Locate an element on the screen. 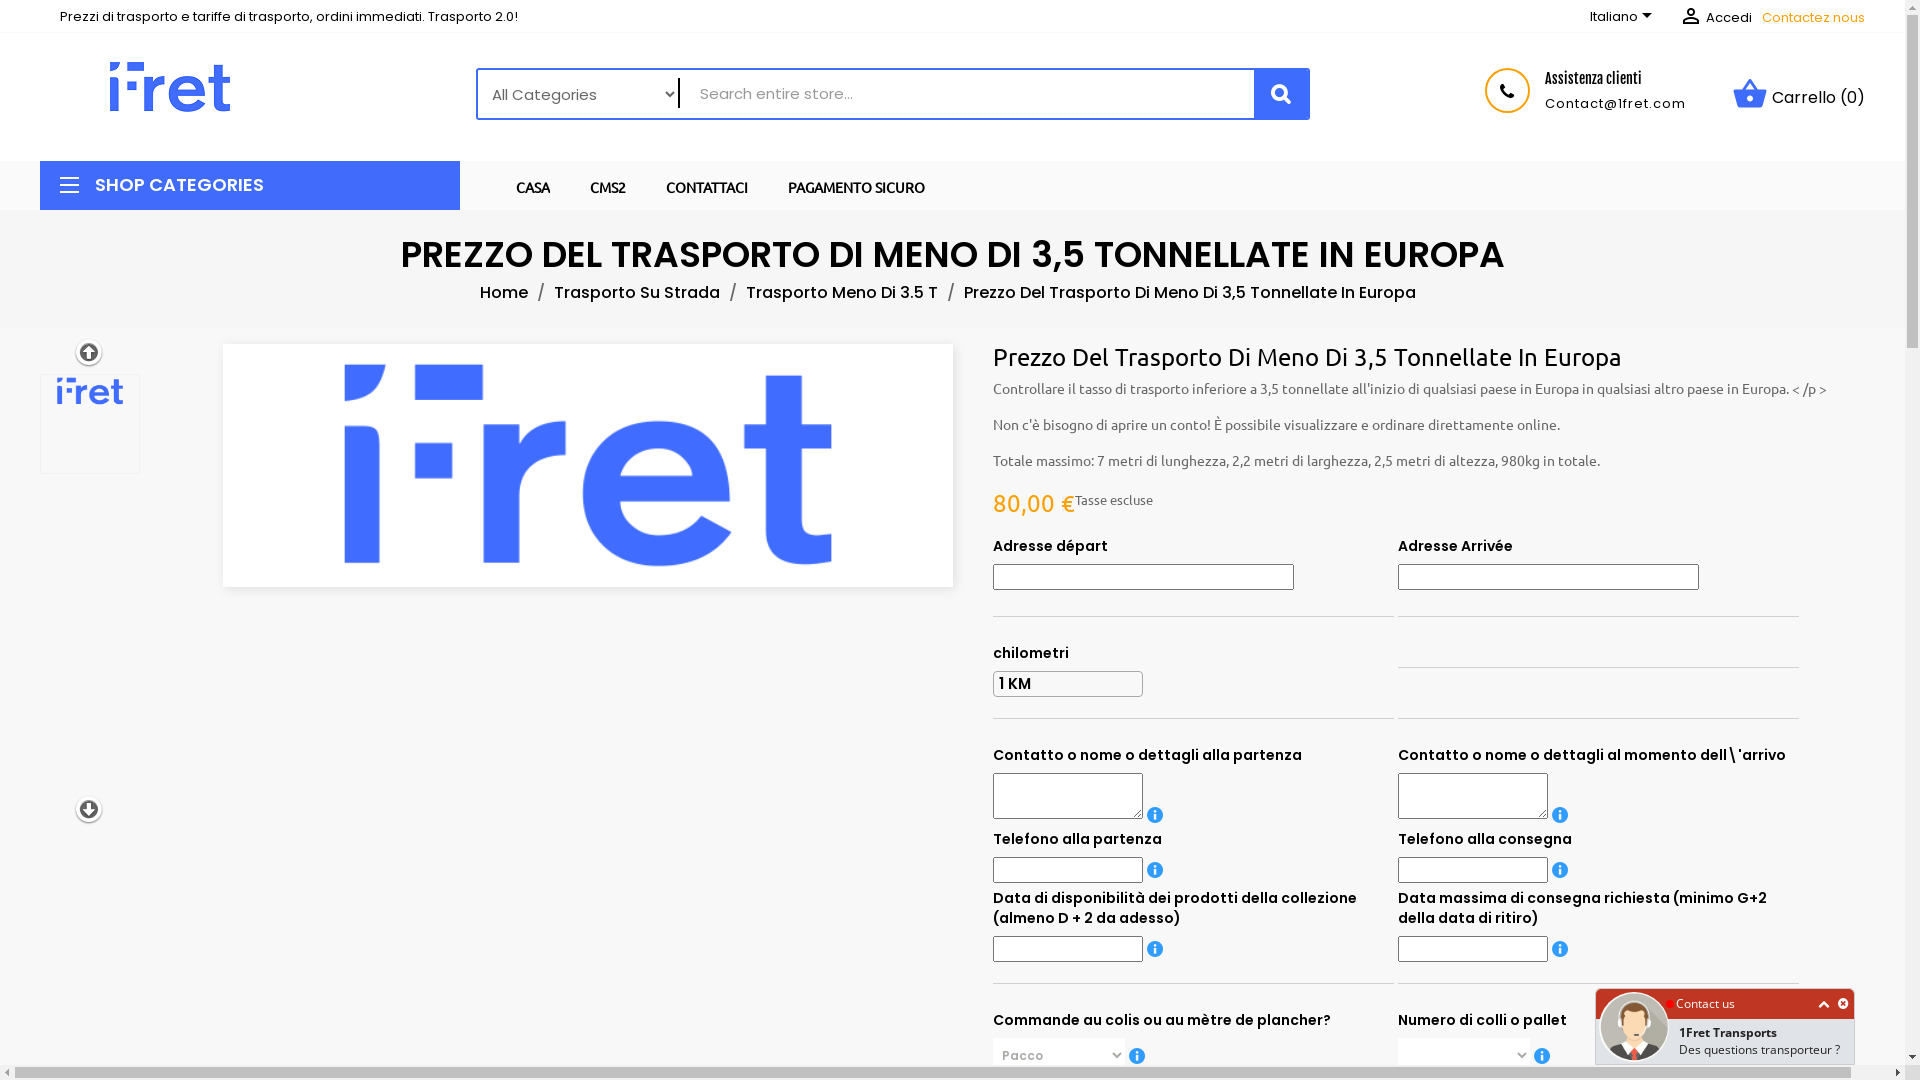  'Home' is located at coordinates (505, 292).